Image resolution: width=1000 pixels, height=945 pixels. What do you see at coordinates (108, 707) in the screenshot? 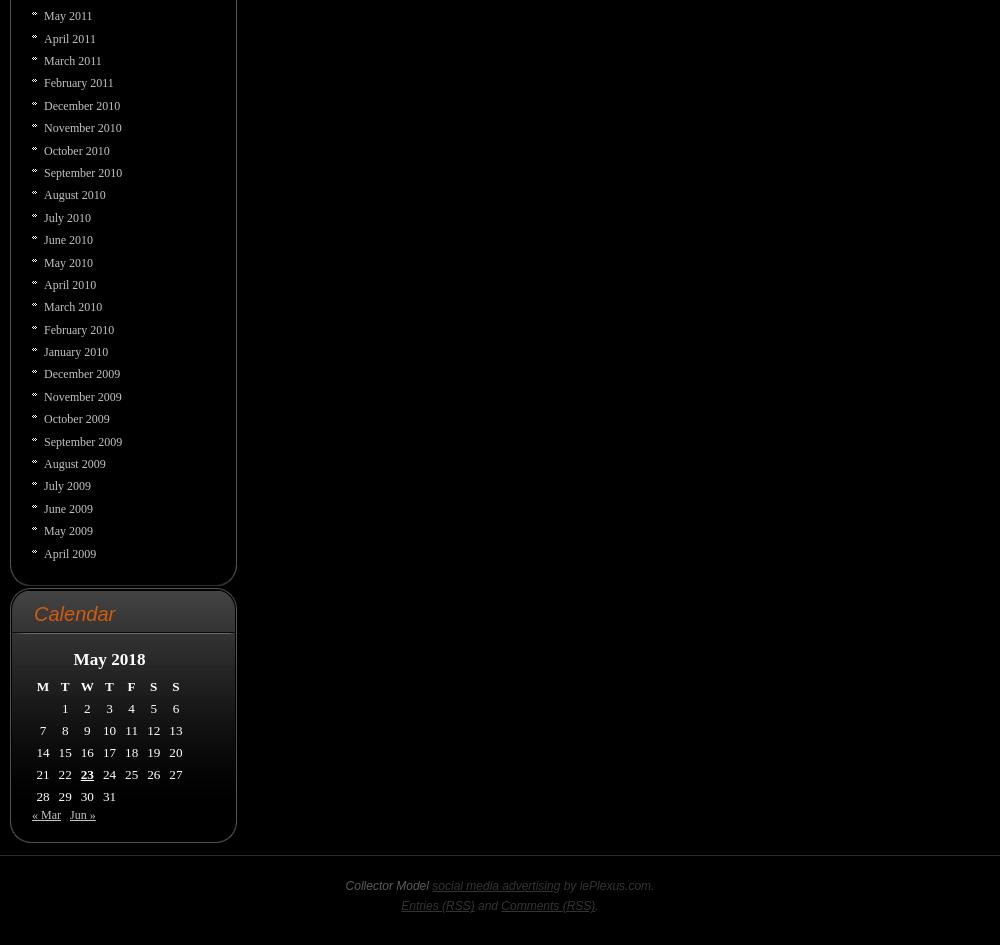
I see `'3'` at bounding box center [108, 707].